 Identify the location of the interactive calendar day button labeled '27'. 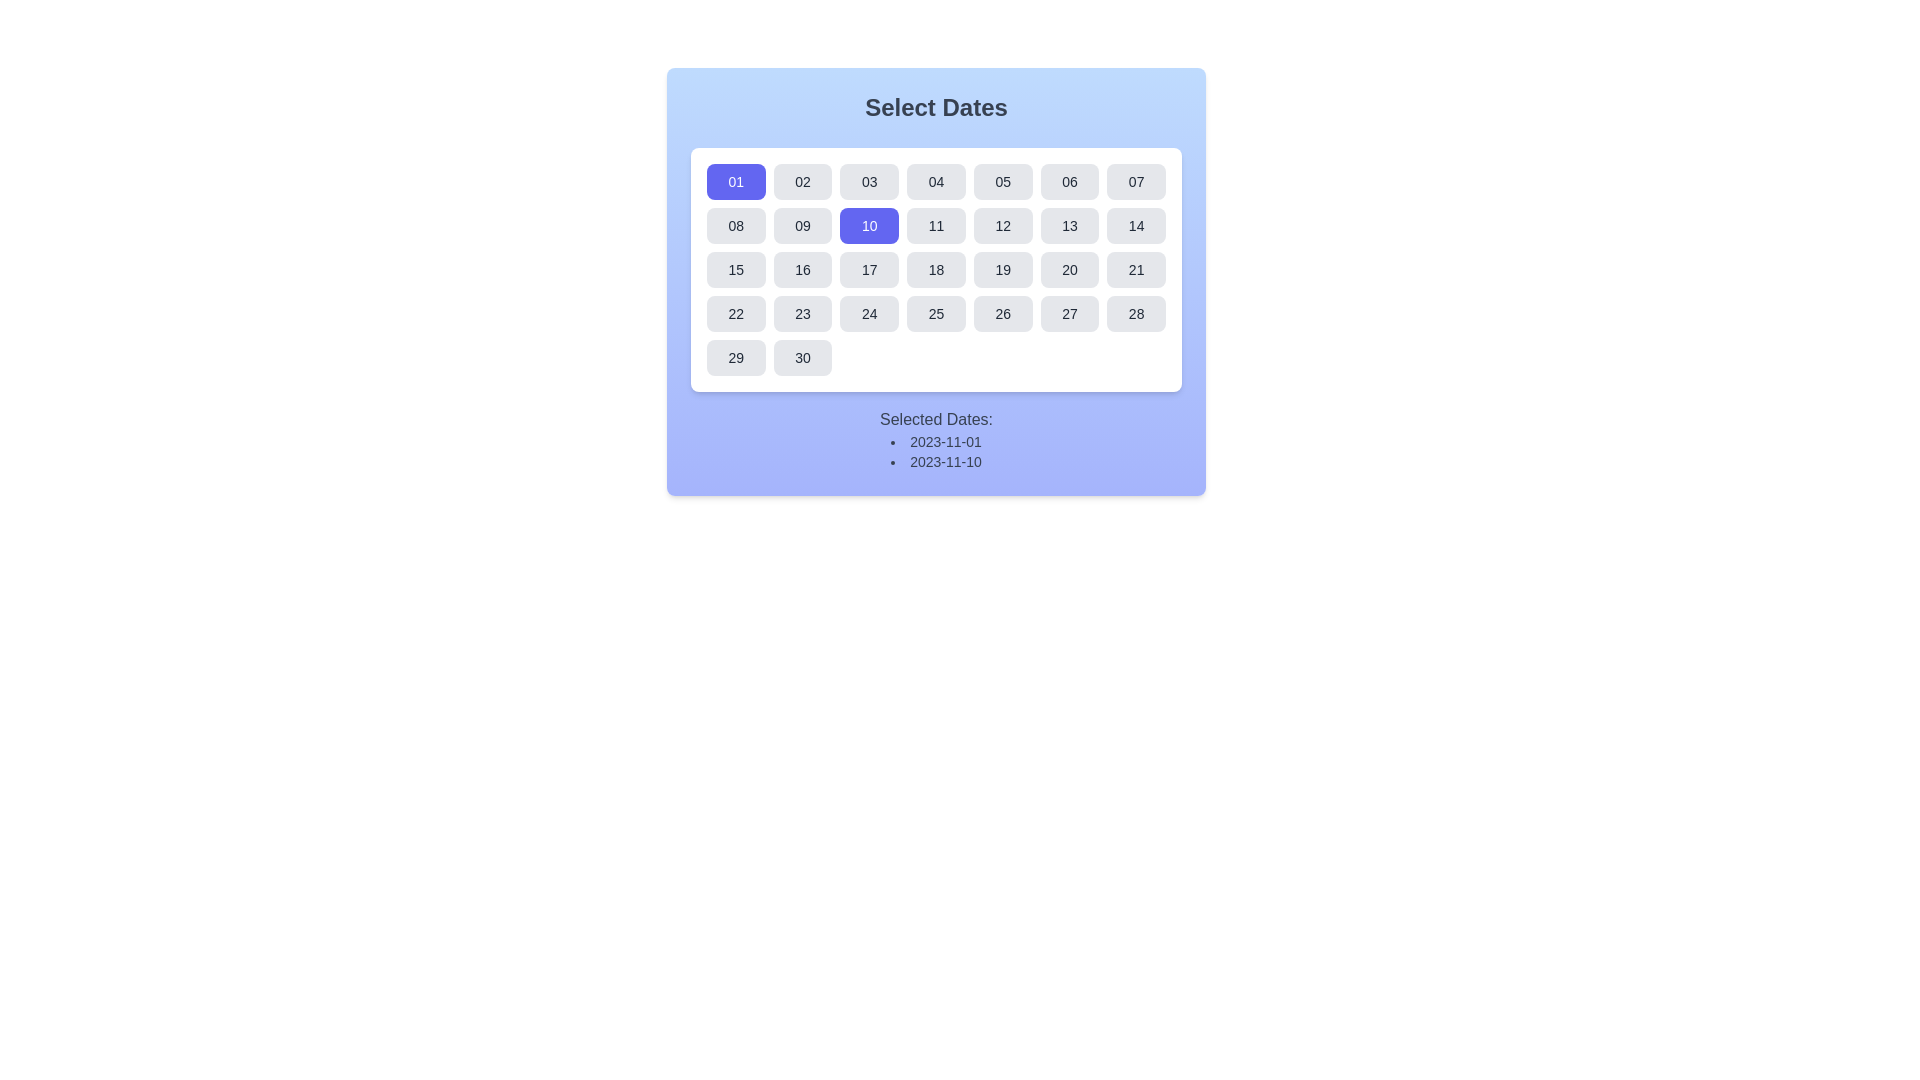
(1069, 313).